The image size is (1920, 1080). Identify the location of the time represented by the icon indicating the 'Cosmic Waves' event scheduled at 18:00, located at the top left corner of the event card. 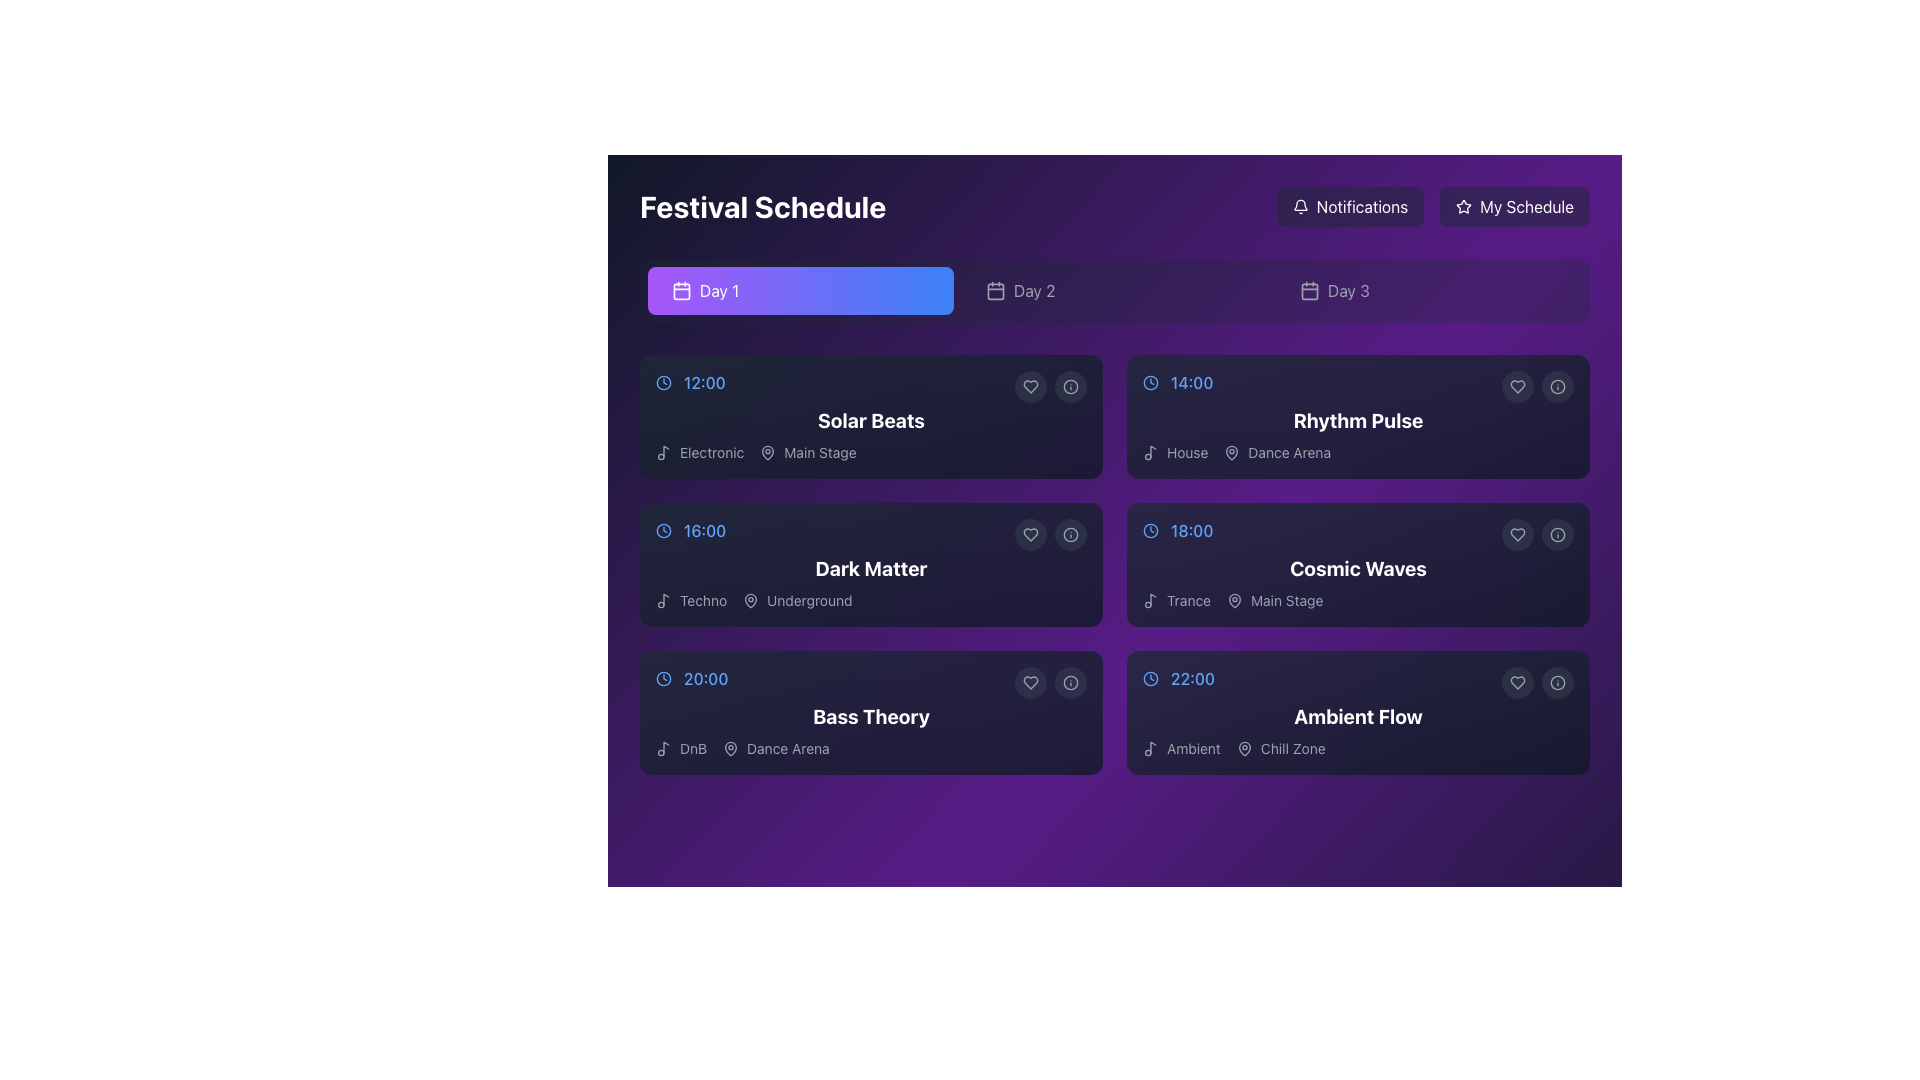
(1151, 530).